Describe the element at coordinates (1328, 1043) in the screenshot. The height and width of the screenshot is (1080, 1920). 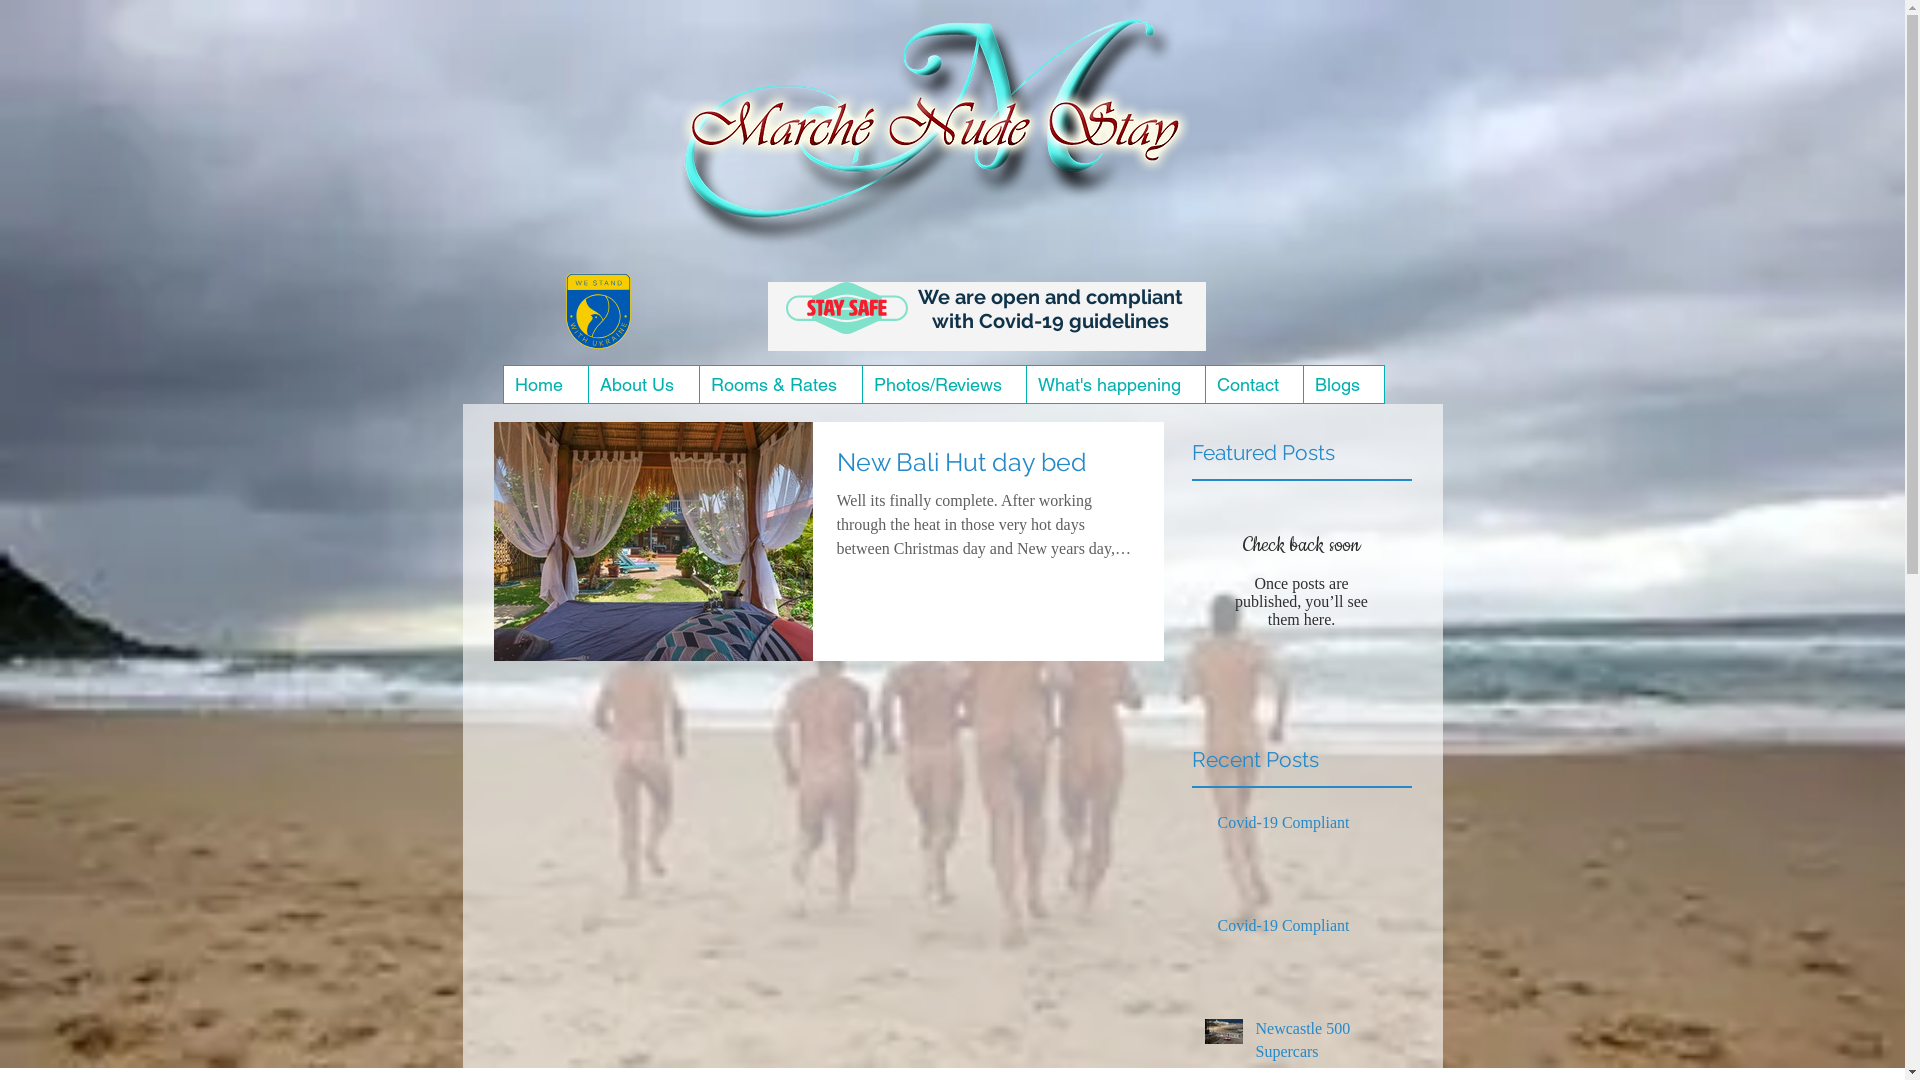
I see `'Newcastle 500 Supercars'` at that location.